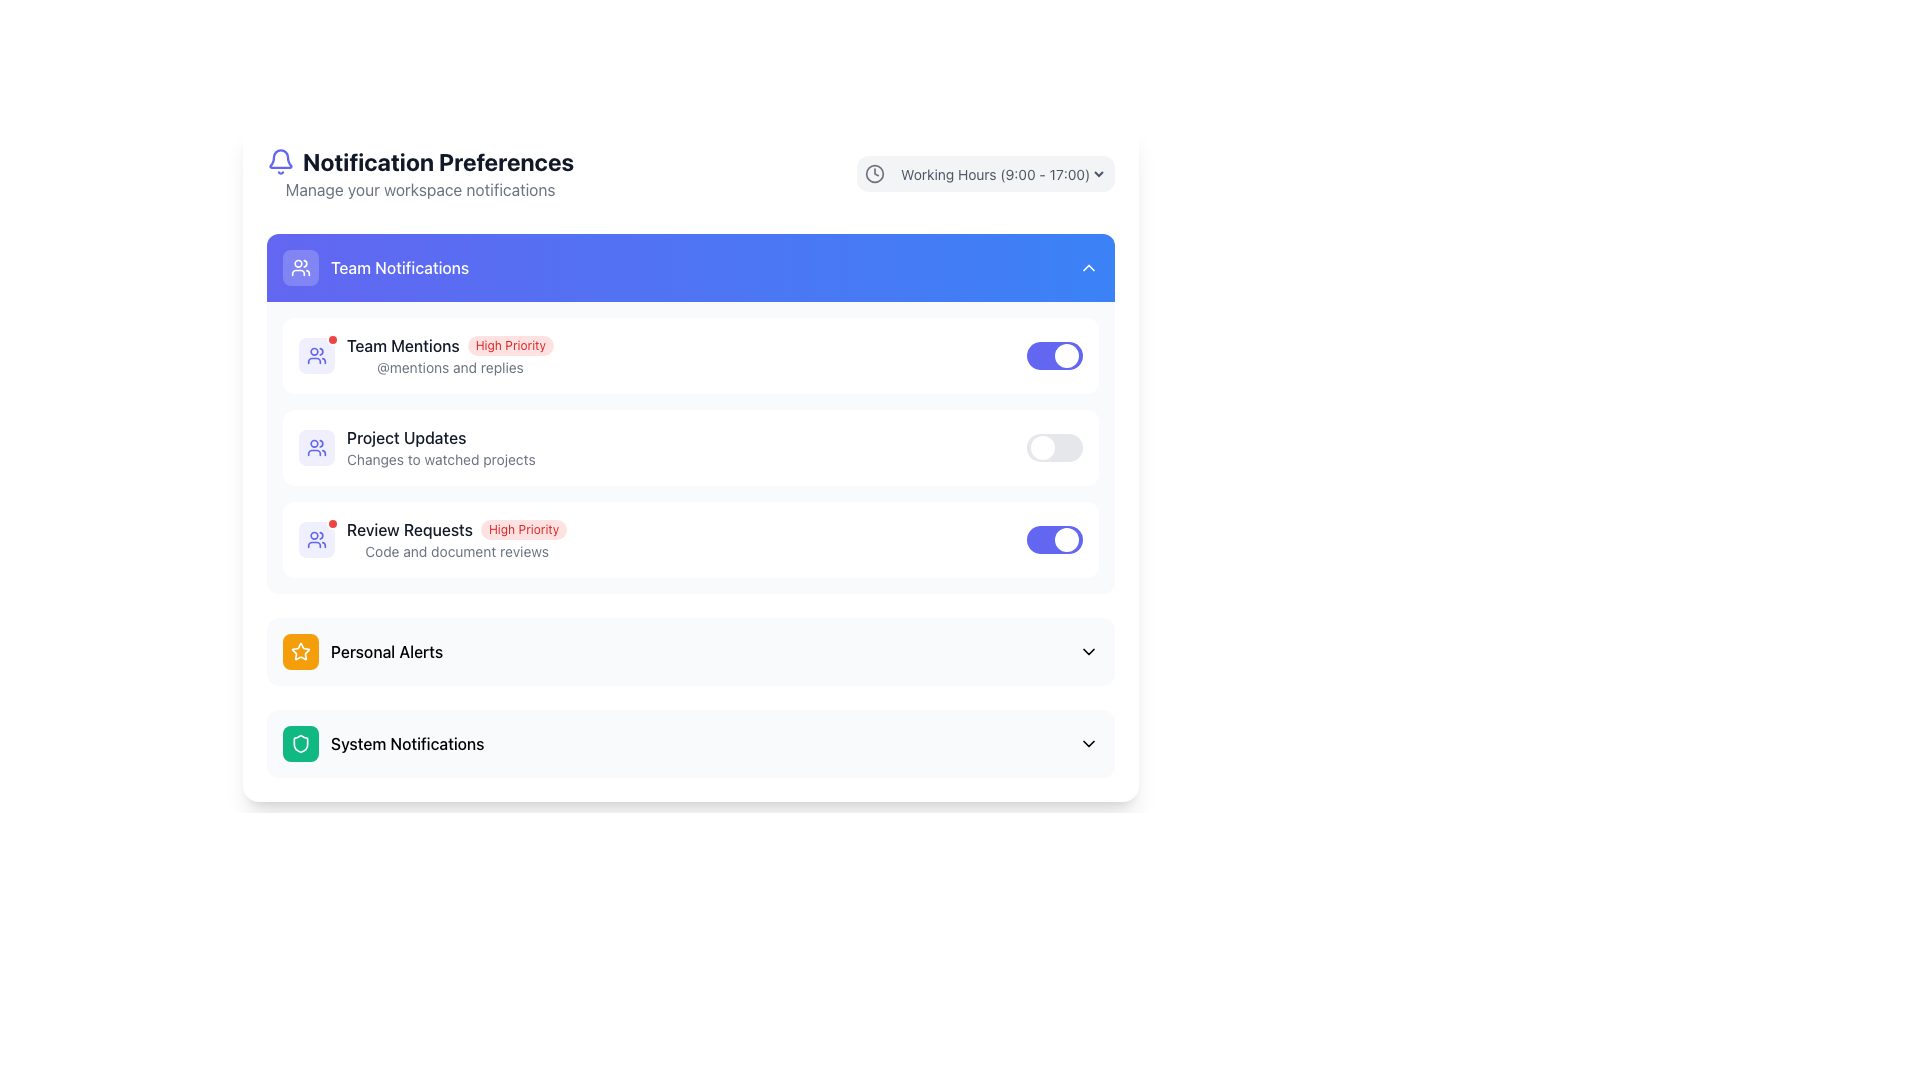  I want to click on the bell icon representing notifications, located left of the 'Notification Preferences' heading, so click(280, 161).